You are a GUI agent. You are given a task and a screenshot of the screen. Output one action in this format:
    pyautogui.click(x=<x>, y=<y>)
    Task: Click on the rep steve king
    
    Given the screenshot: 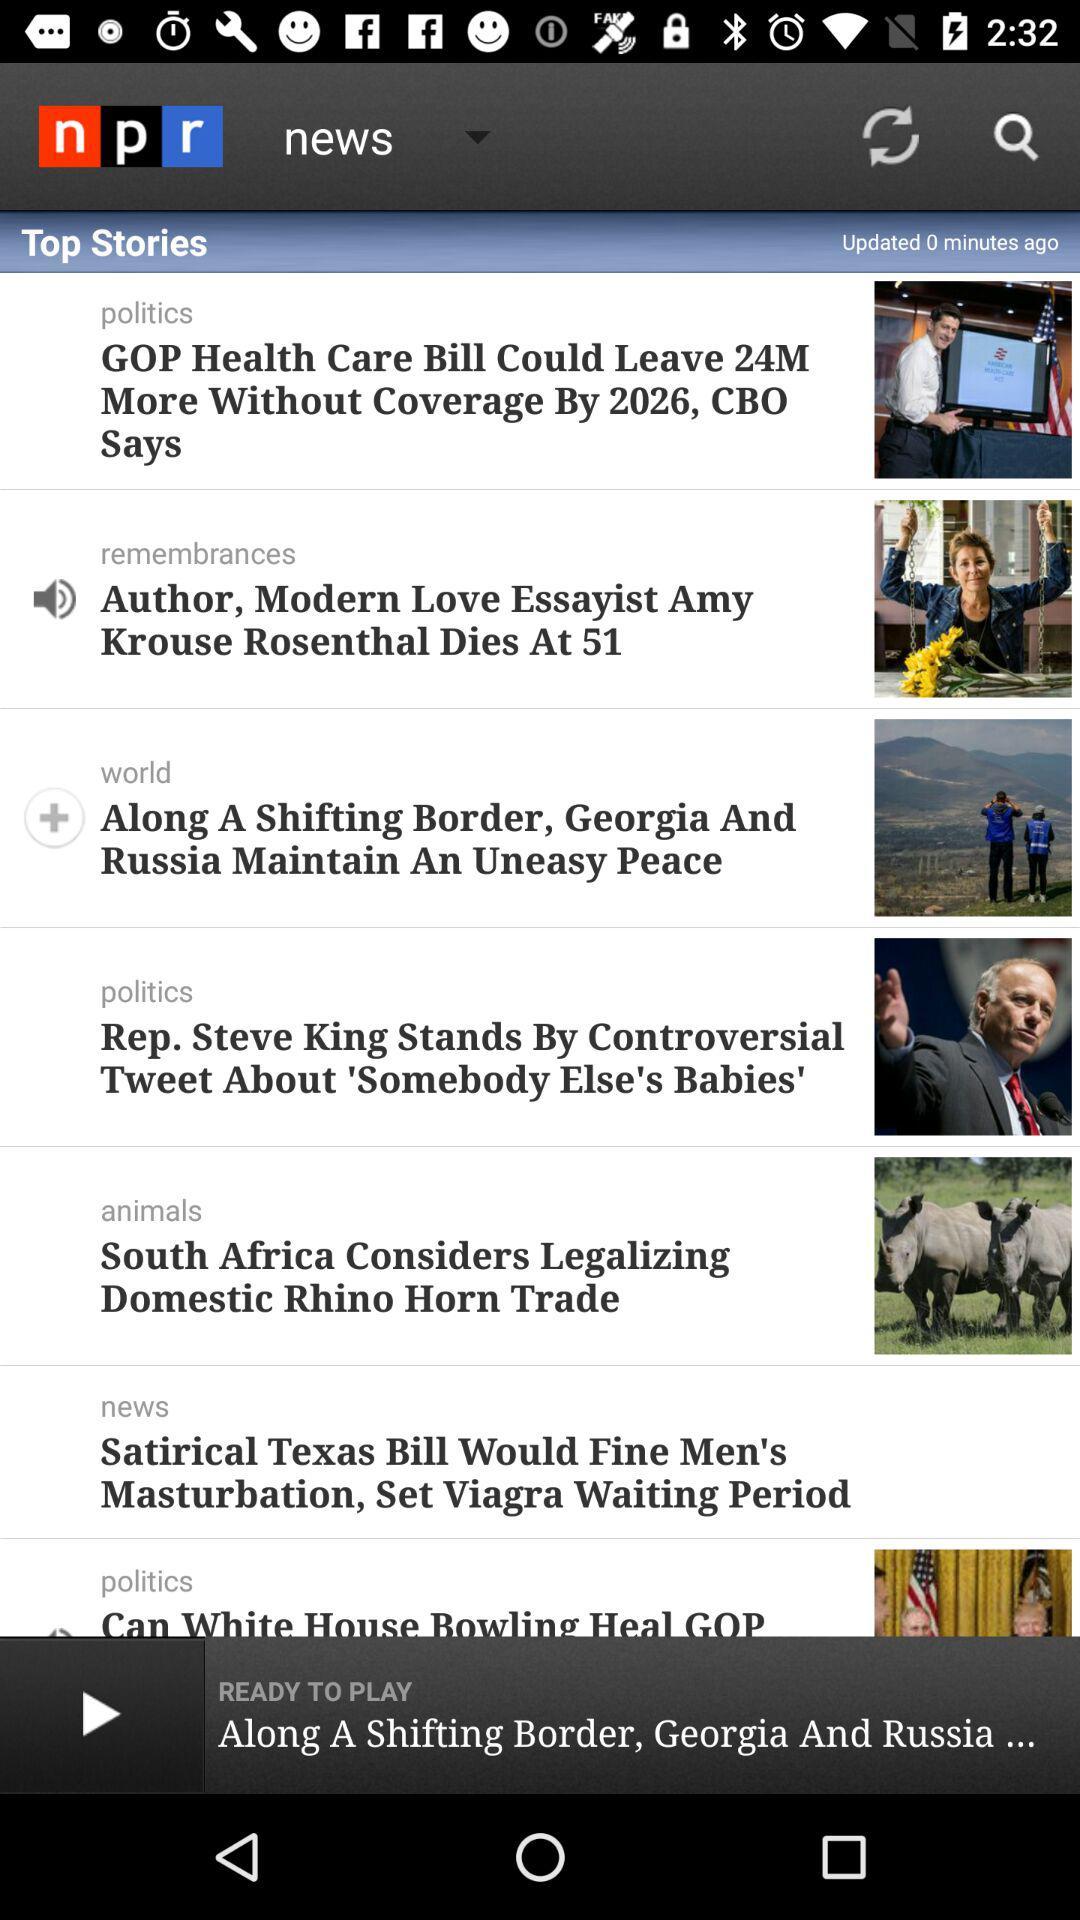 What is the action you would take?
    pyautogui.click(x=479, y=1055)
    